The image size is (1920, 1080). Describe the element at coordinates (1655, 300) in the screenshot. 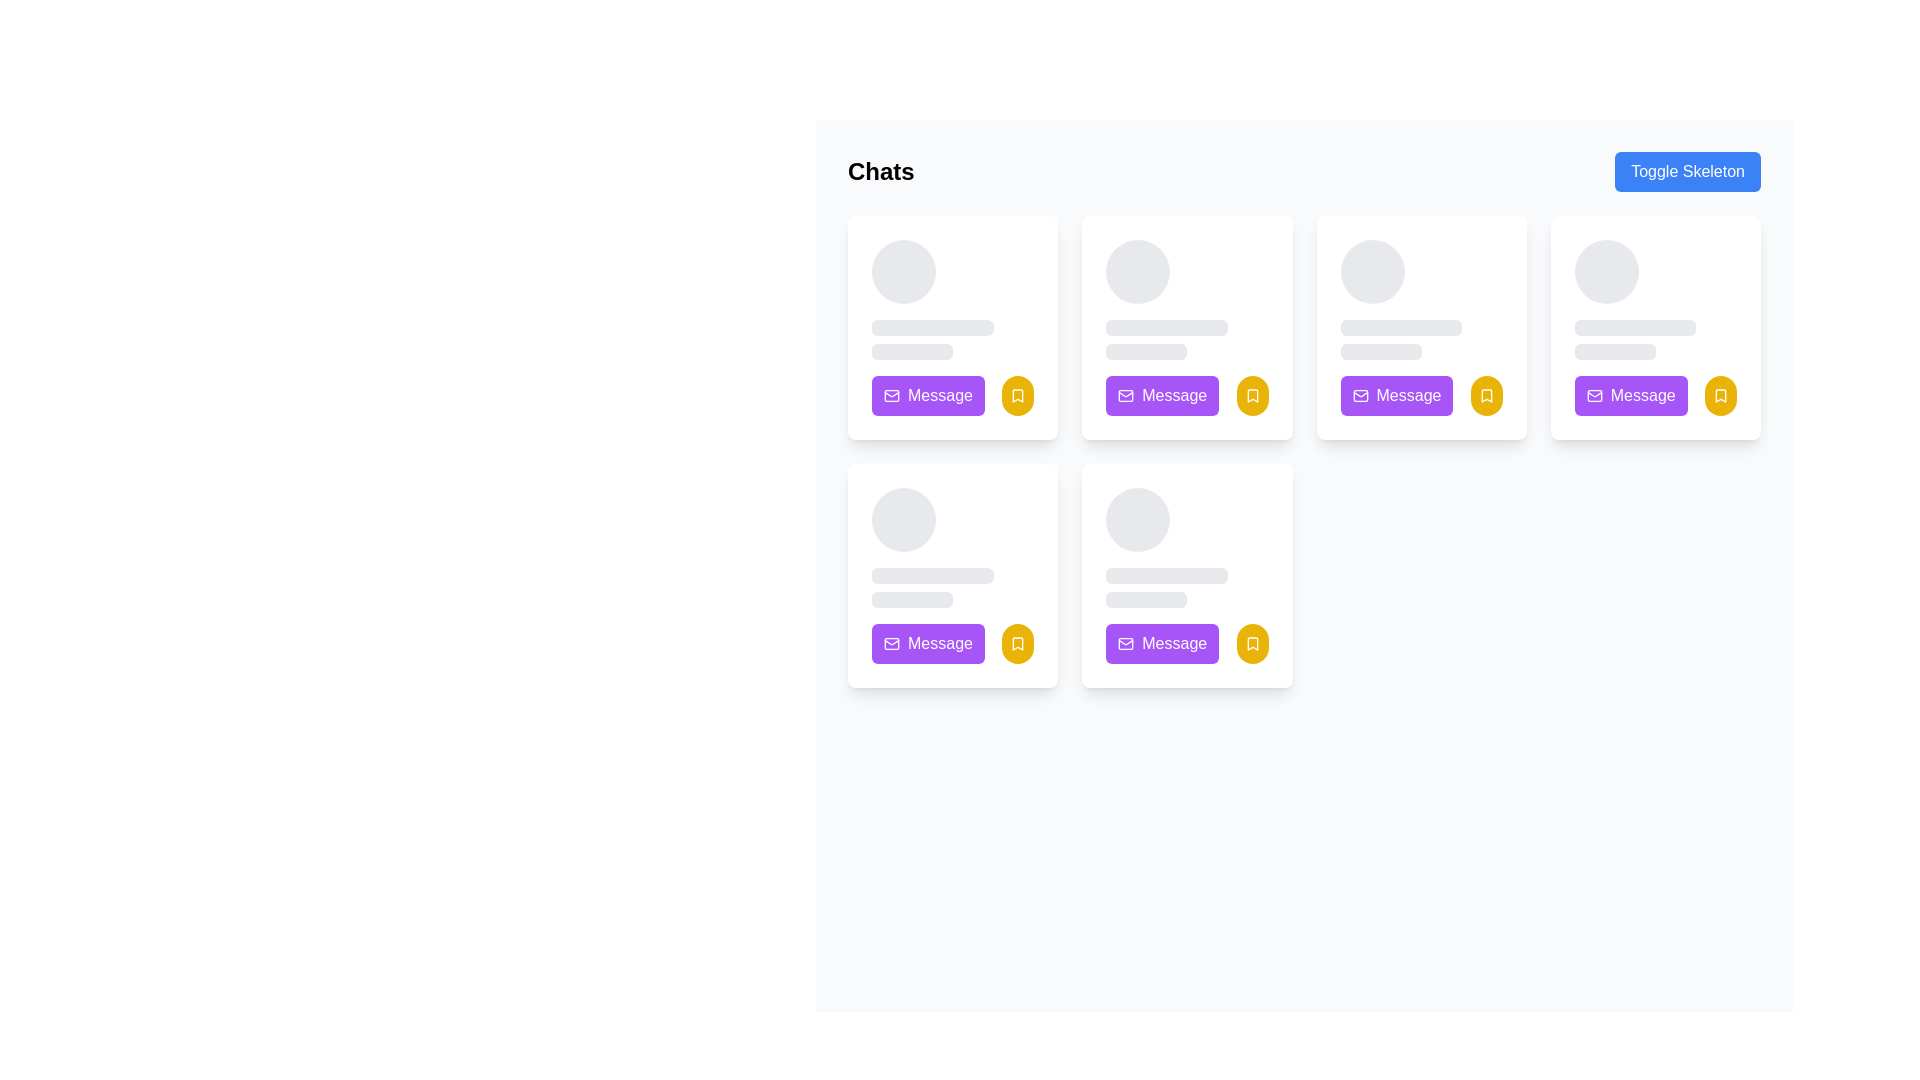

I see `the Skeleton loader element located in the top-right card of the visible grid, positioned above the 'Message' button` at that location.